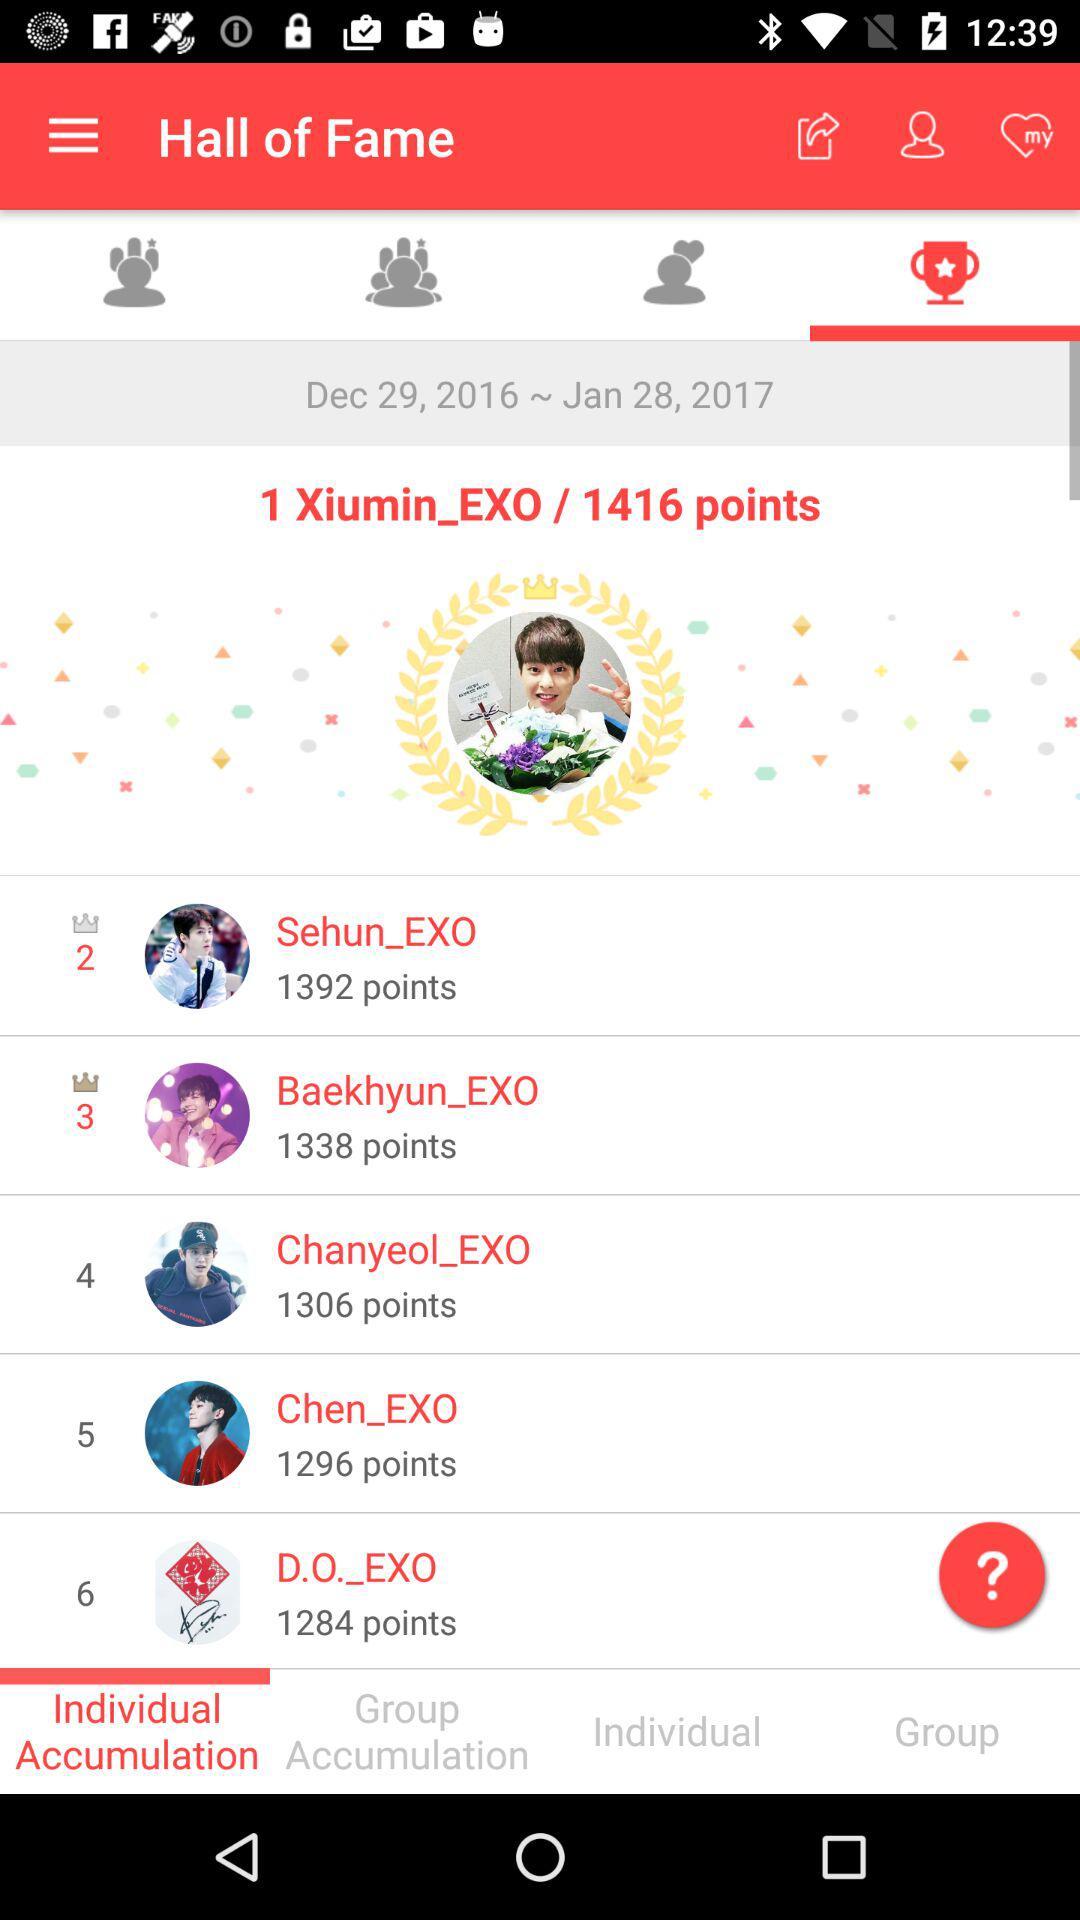  What do you see at coordinates (135, 1730) in the screenshot?
I see `individual accumulation icon` at bounding box center [135, 1730].